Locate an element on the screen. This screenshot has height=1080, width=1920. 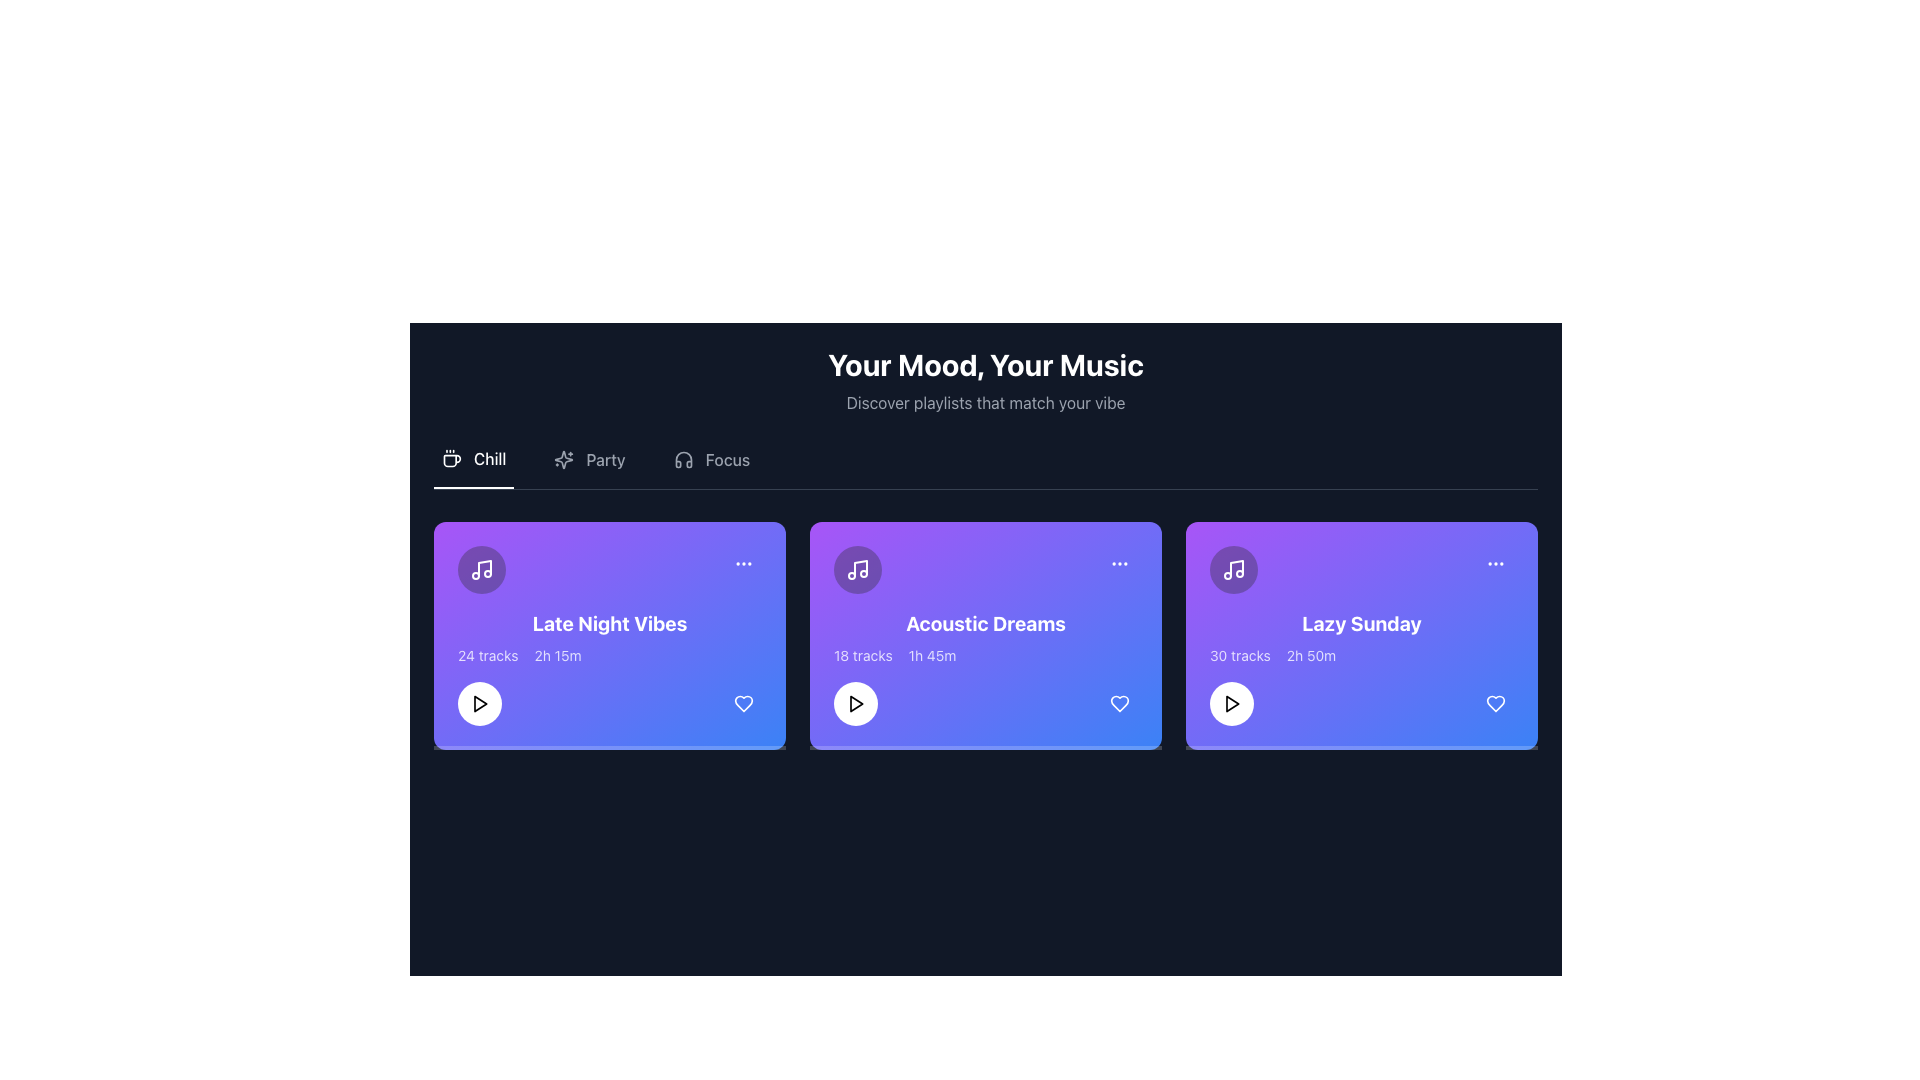
the heart button located at the bottom-right corner of the 'Lazy Sunday' box to mark the item as favorite is located at coordinates (1496, 703).